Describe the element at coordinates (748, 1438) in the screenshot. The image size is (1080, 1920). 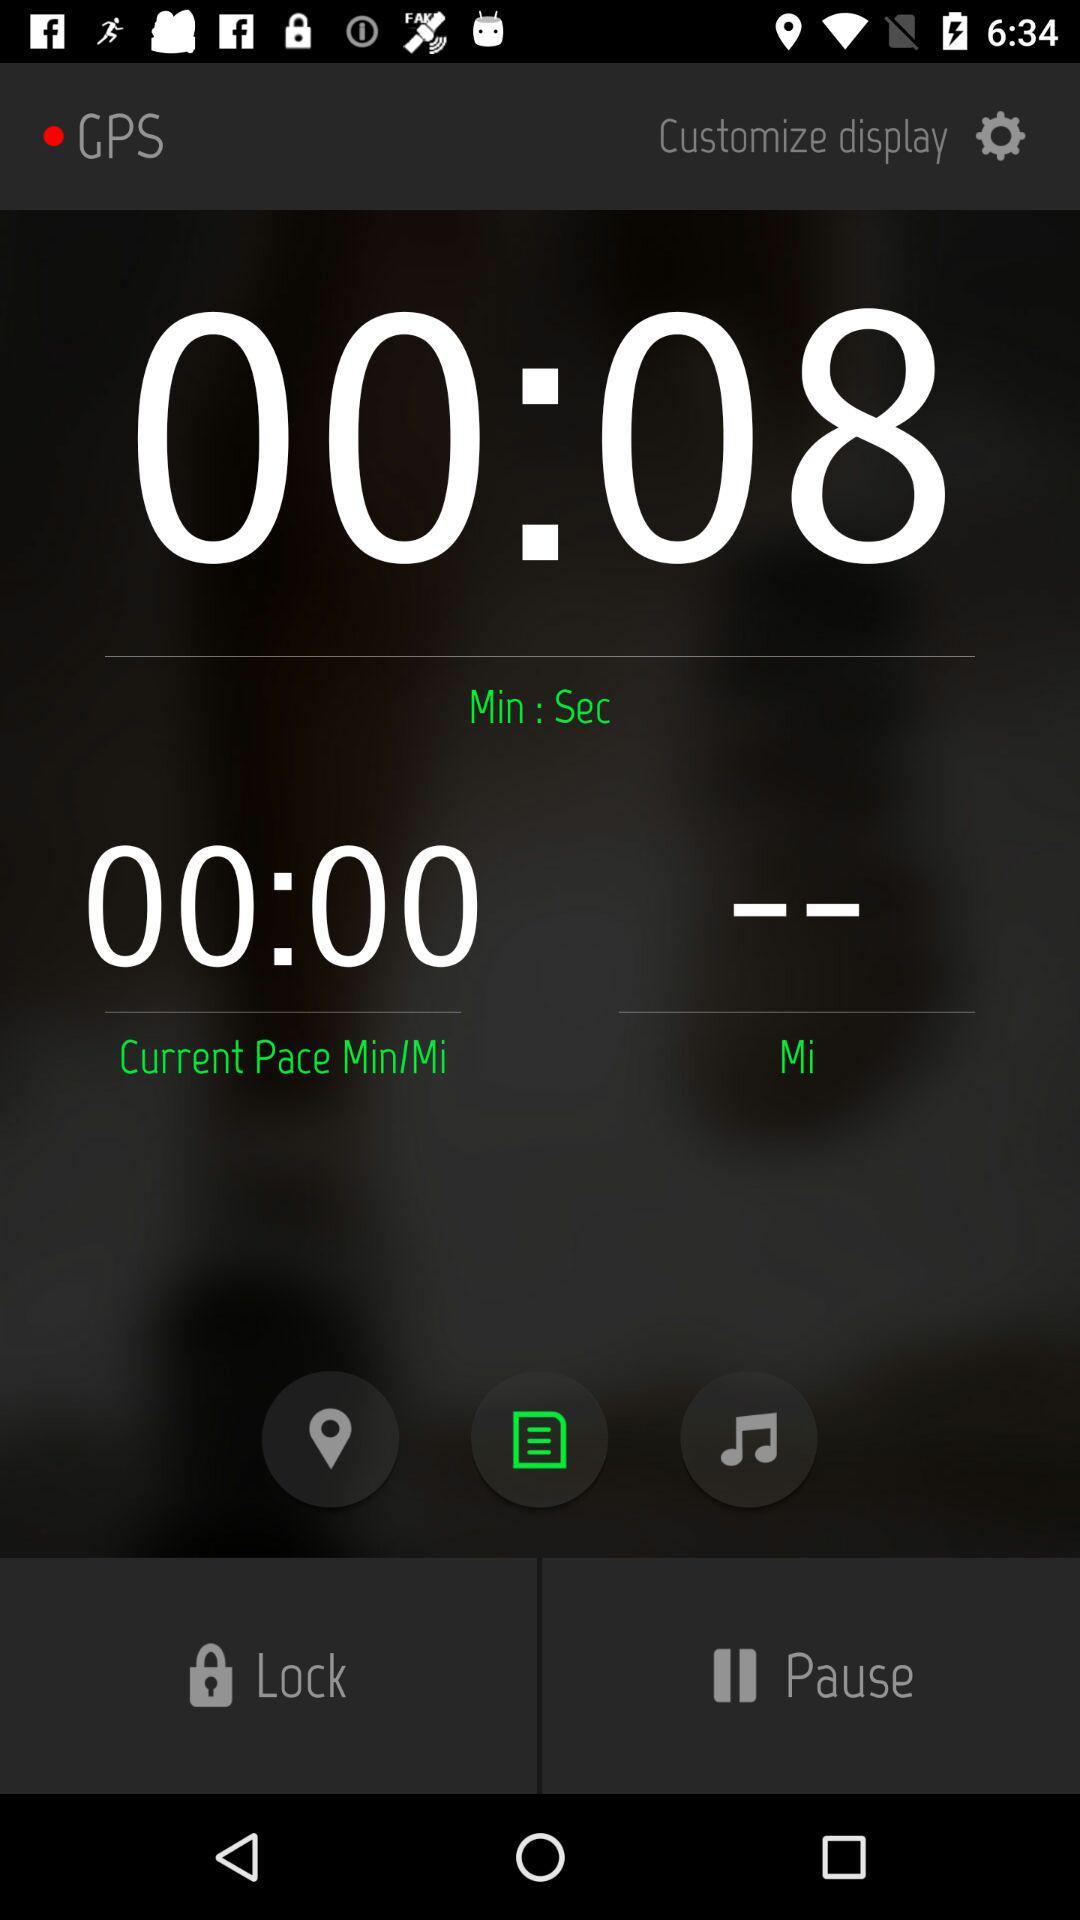
I see `music symbol` at that location.